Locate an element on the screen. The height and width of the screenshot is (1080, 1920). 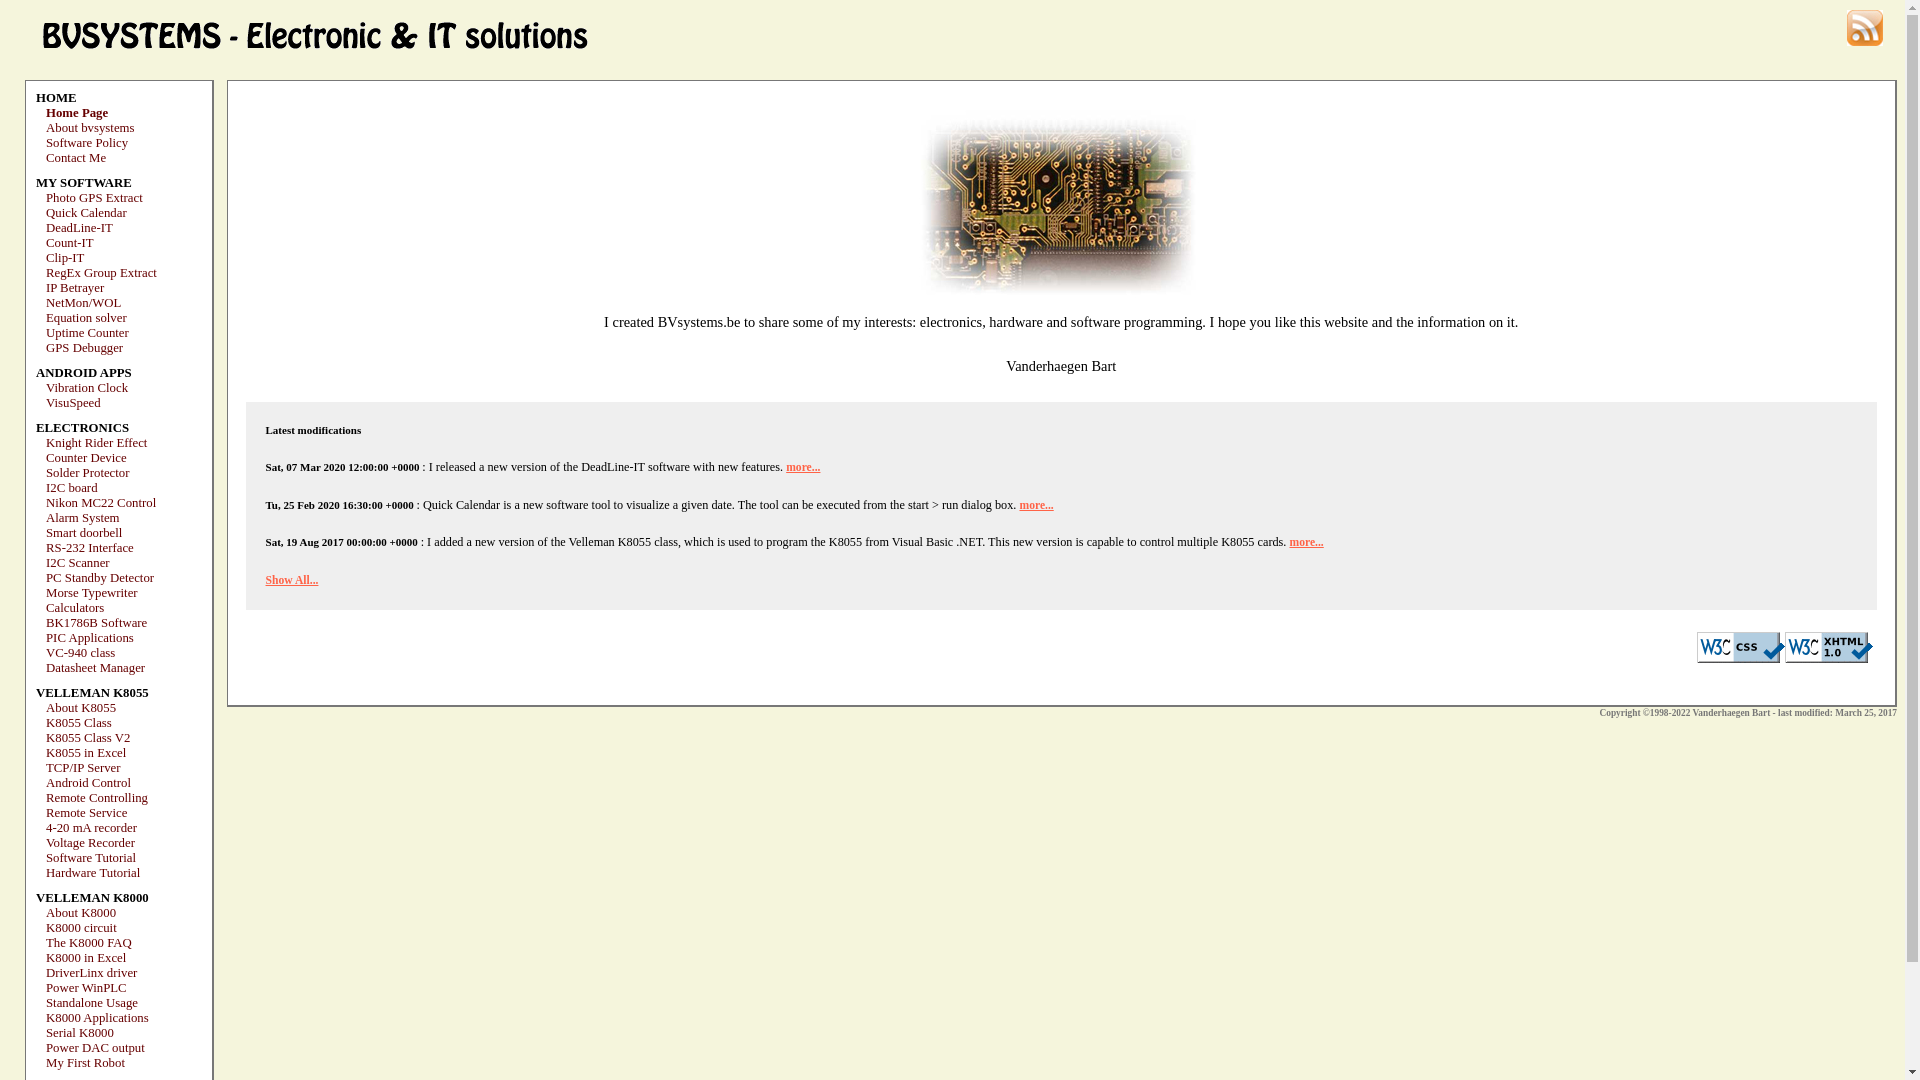
'K8000 circuit' is located at coordinates (80, 928).